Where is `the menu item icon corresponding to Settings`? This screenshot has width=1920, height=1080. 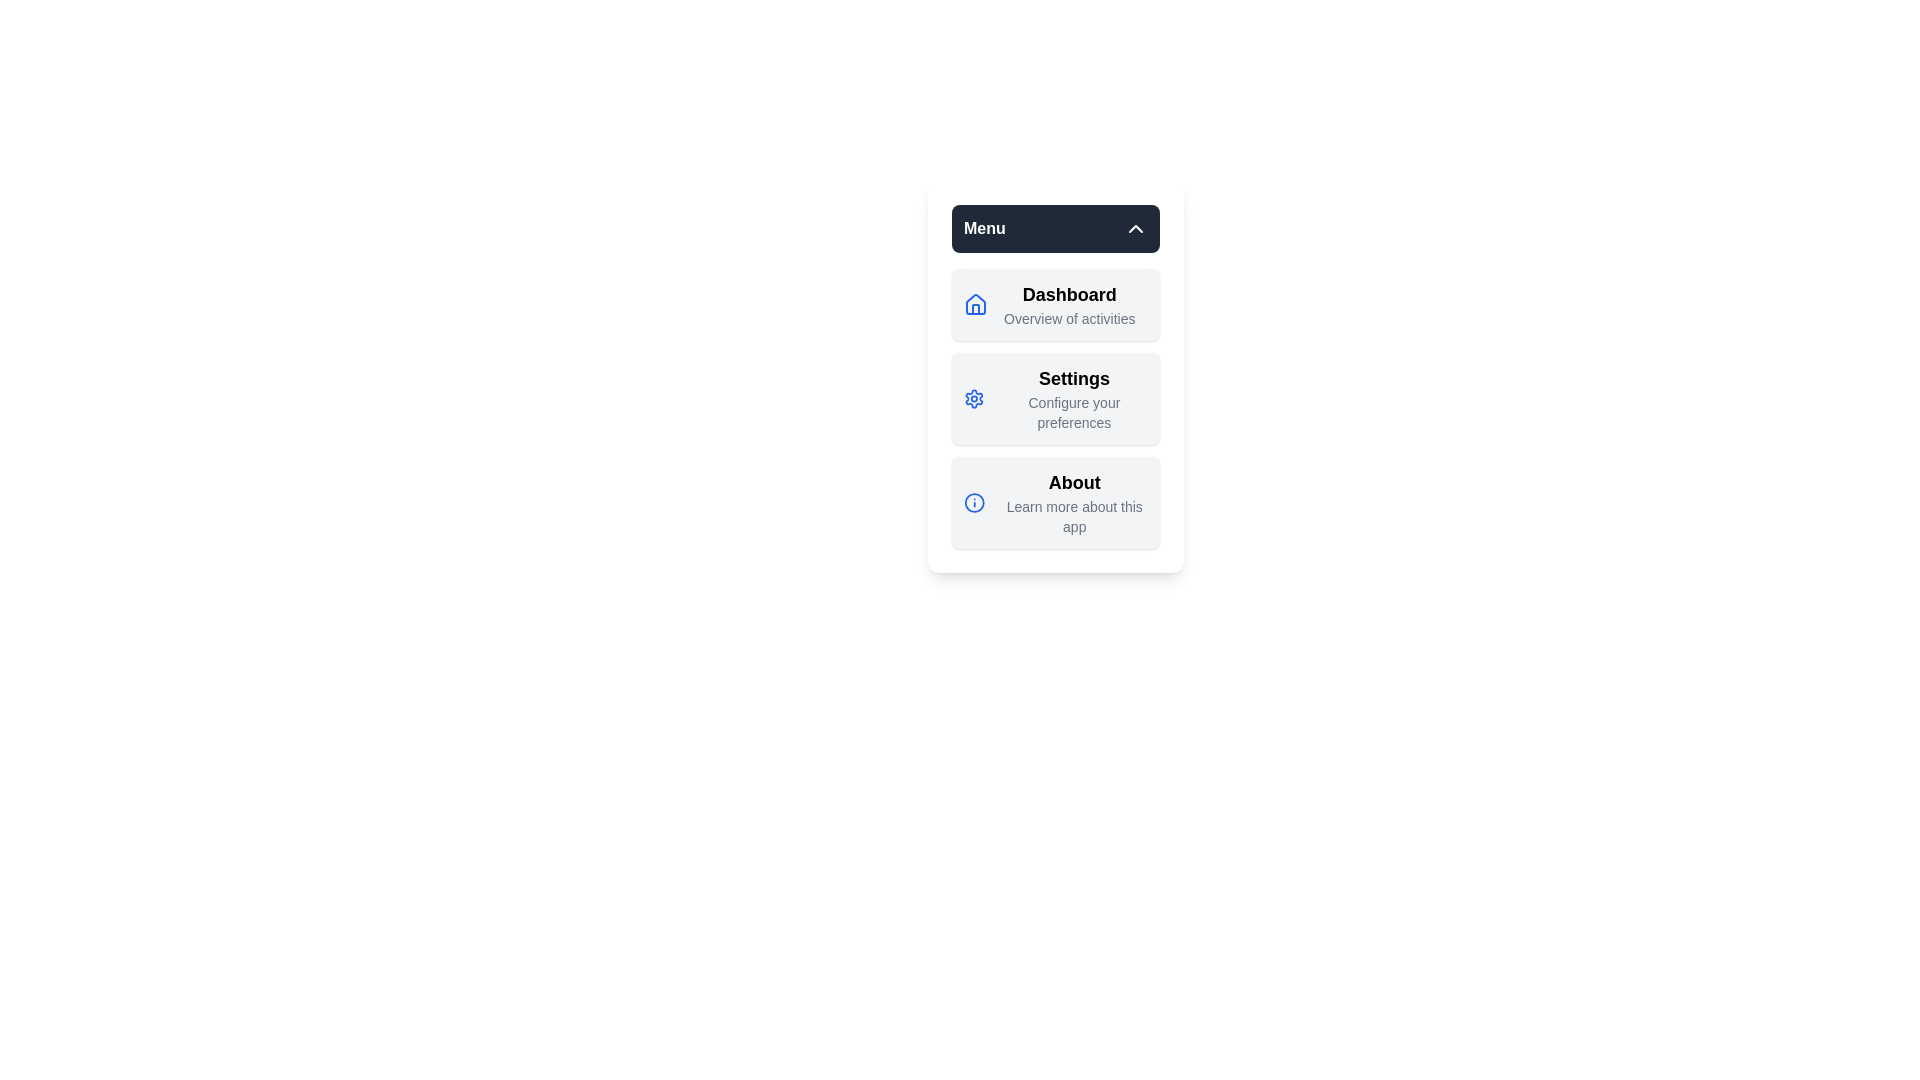
the menu item icon corresponding to Settings is located at coordinates (974, 398).